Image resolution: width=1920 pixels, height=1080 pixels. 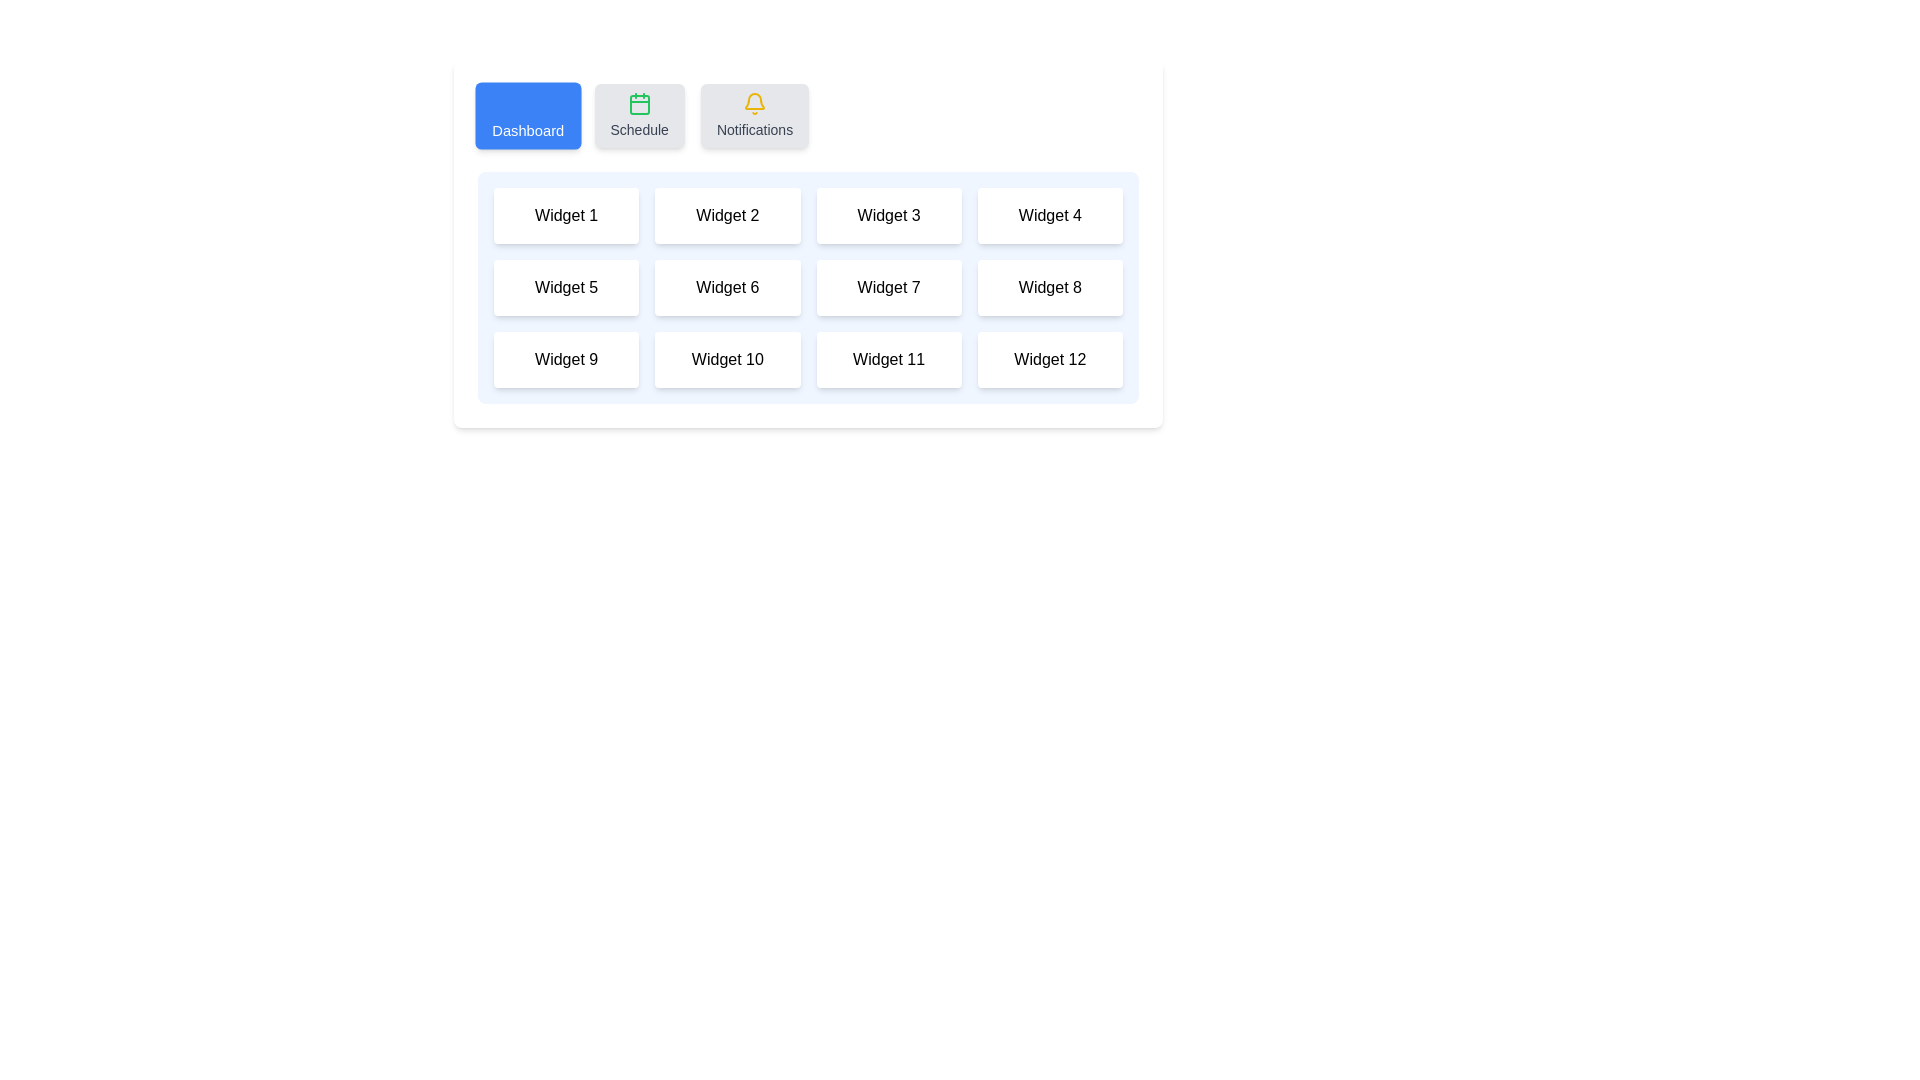 What do you see at coordinates (638, 115) in the screenshot?
I see `the Schedule tab by clicking its button` at bounding box center [638, 115].